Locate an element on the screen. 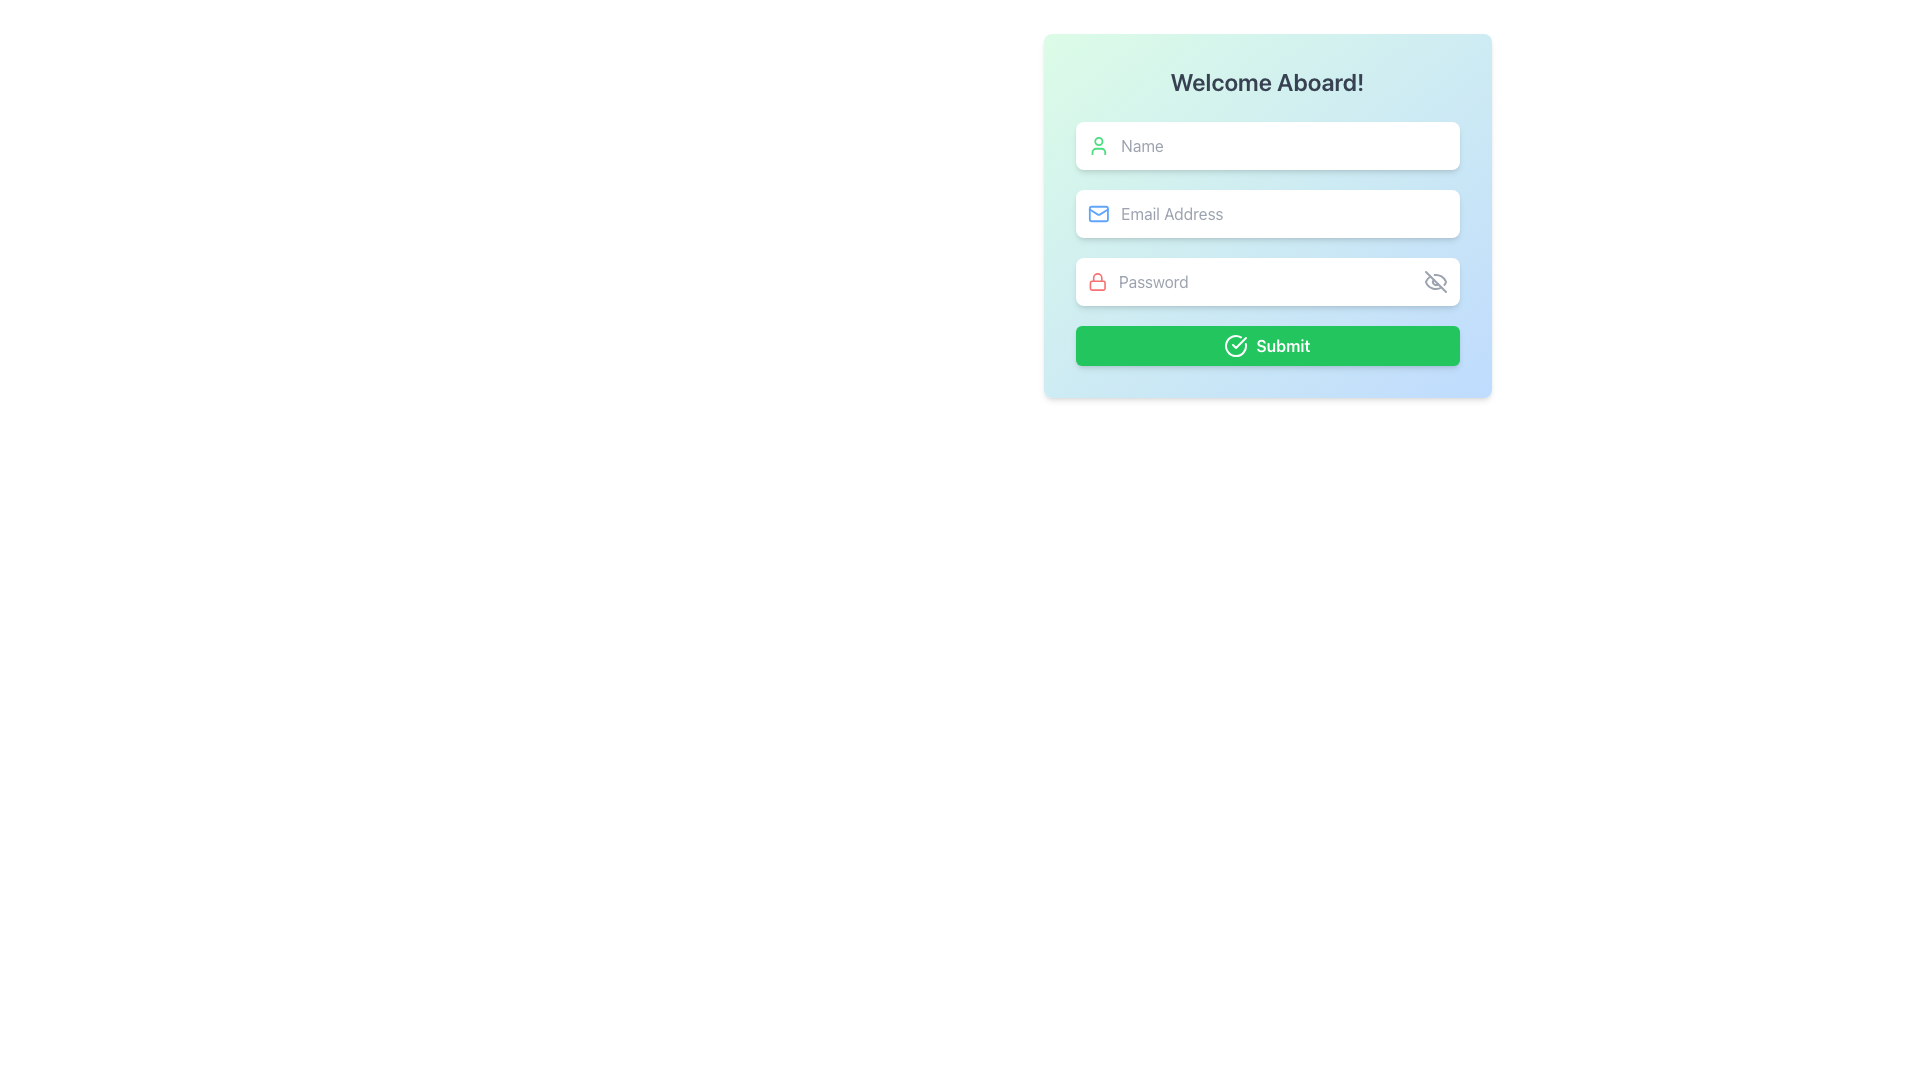  the password input field, which is the third input field in the user authentication form is located at coordinates (1264, 281).